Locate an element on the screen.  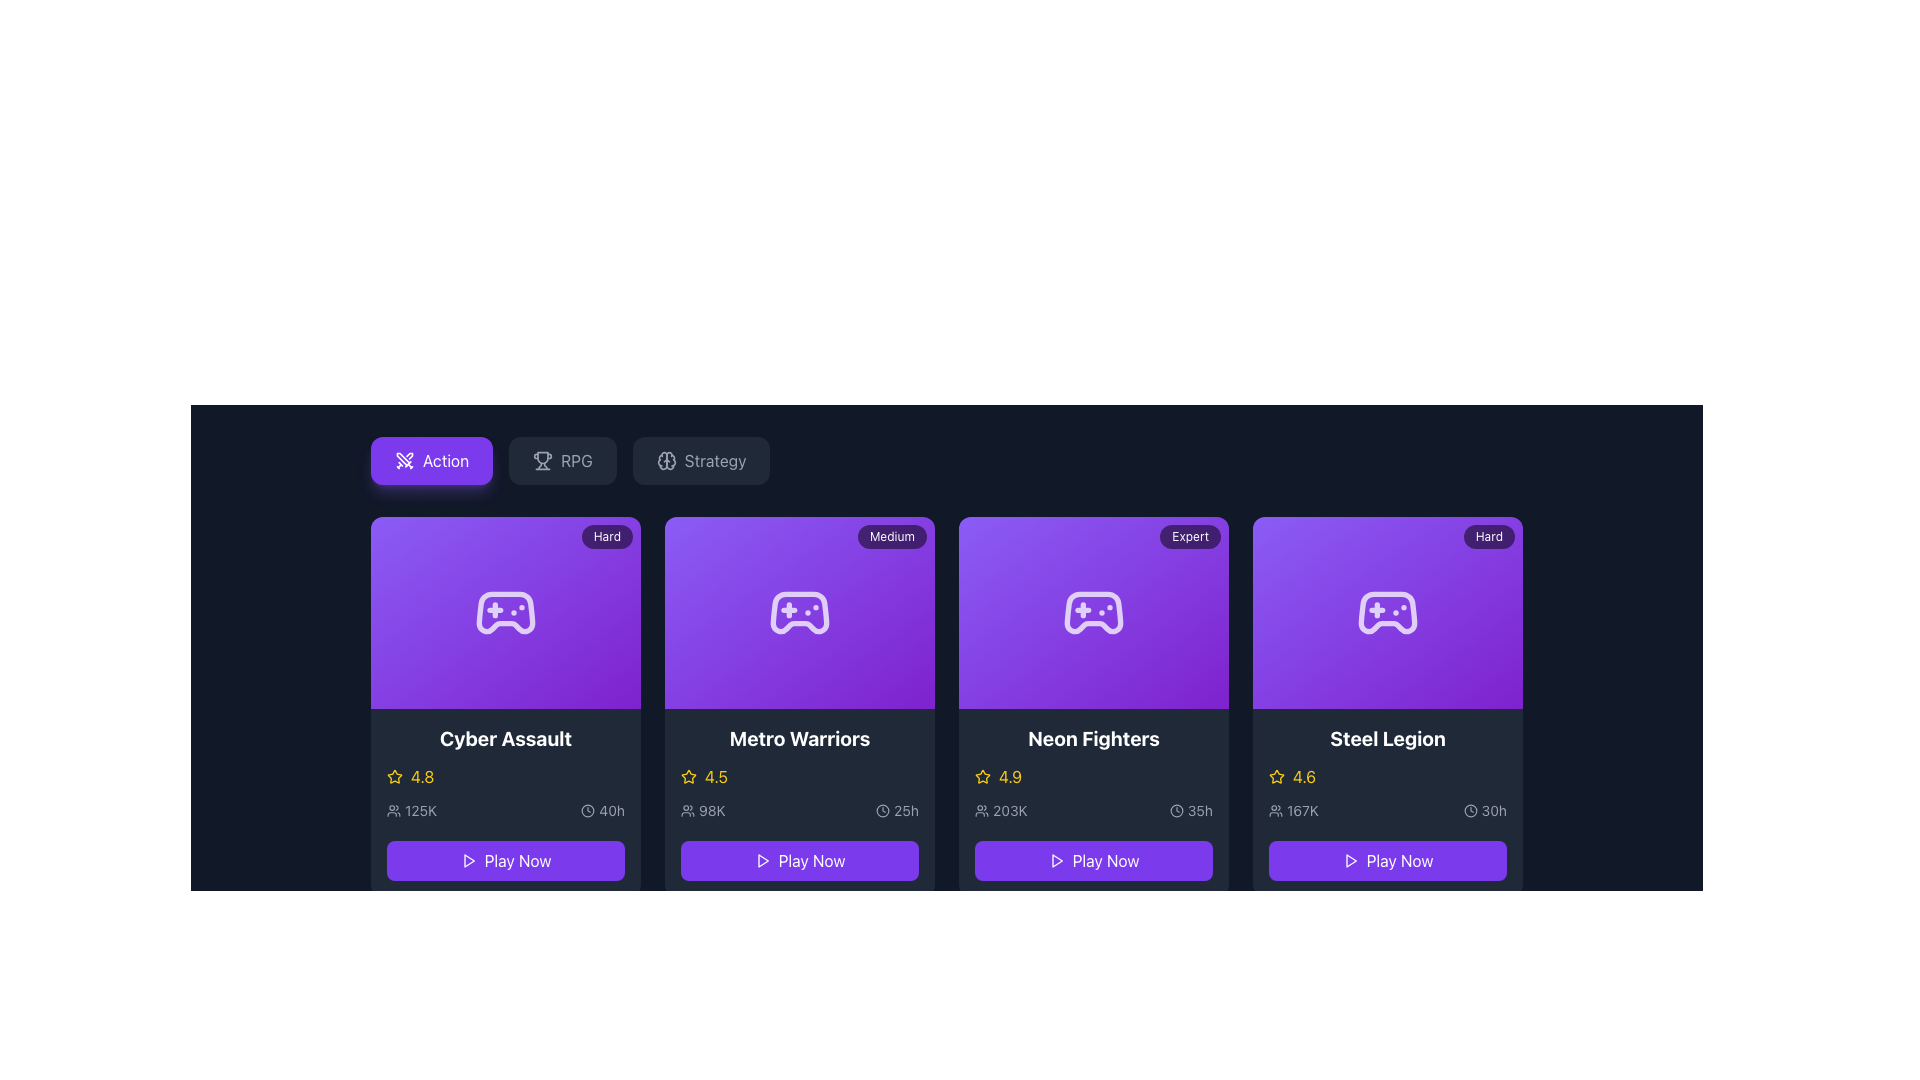
the game controller icon centered within the 'Metro Warriors' card, which indicates interactive gaming content is located at coordinates (800, 612).